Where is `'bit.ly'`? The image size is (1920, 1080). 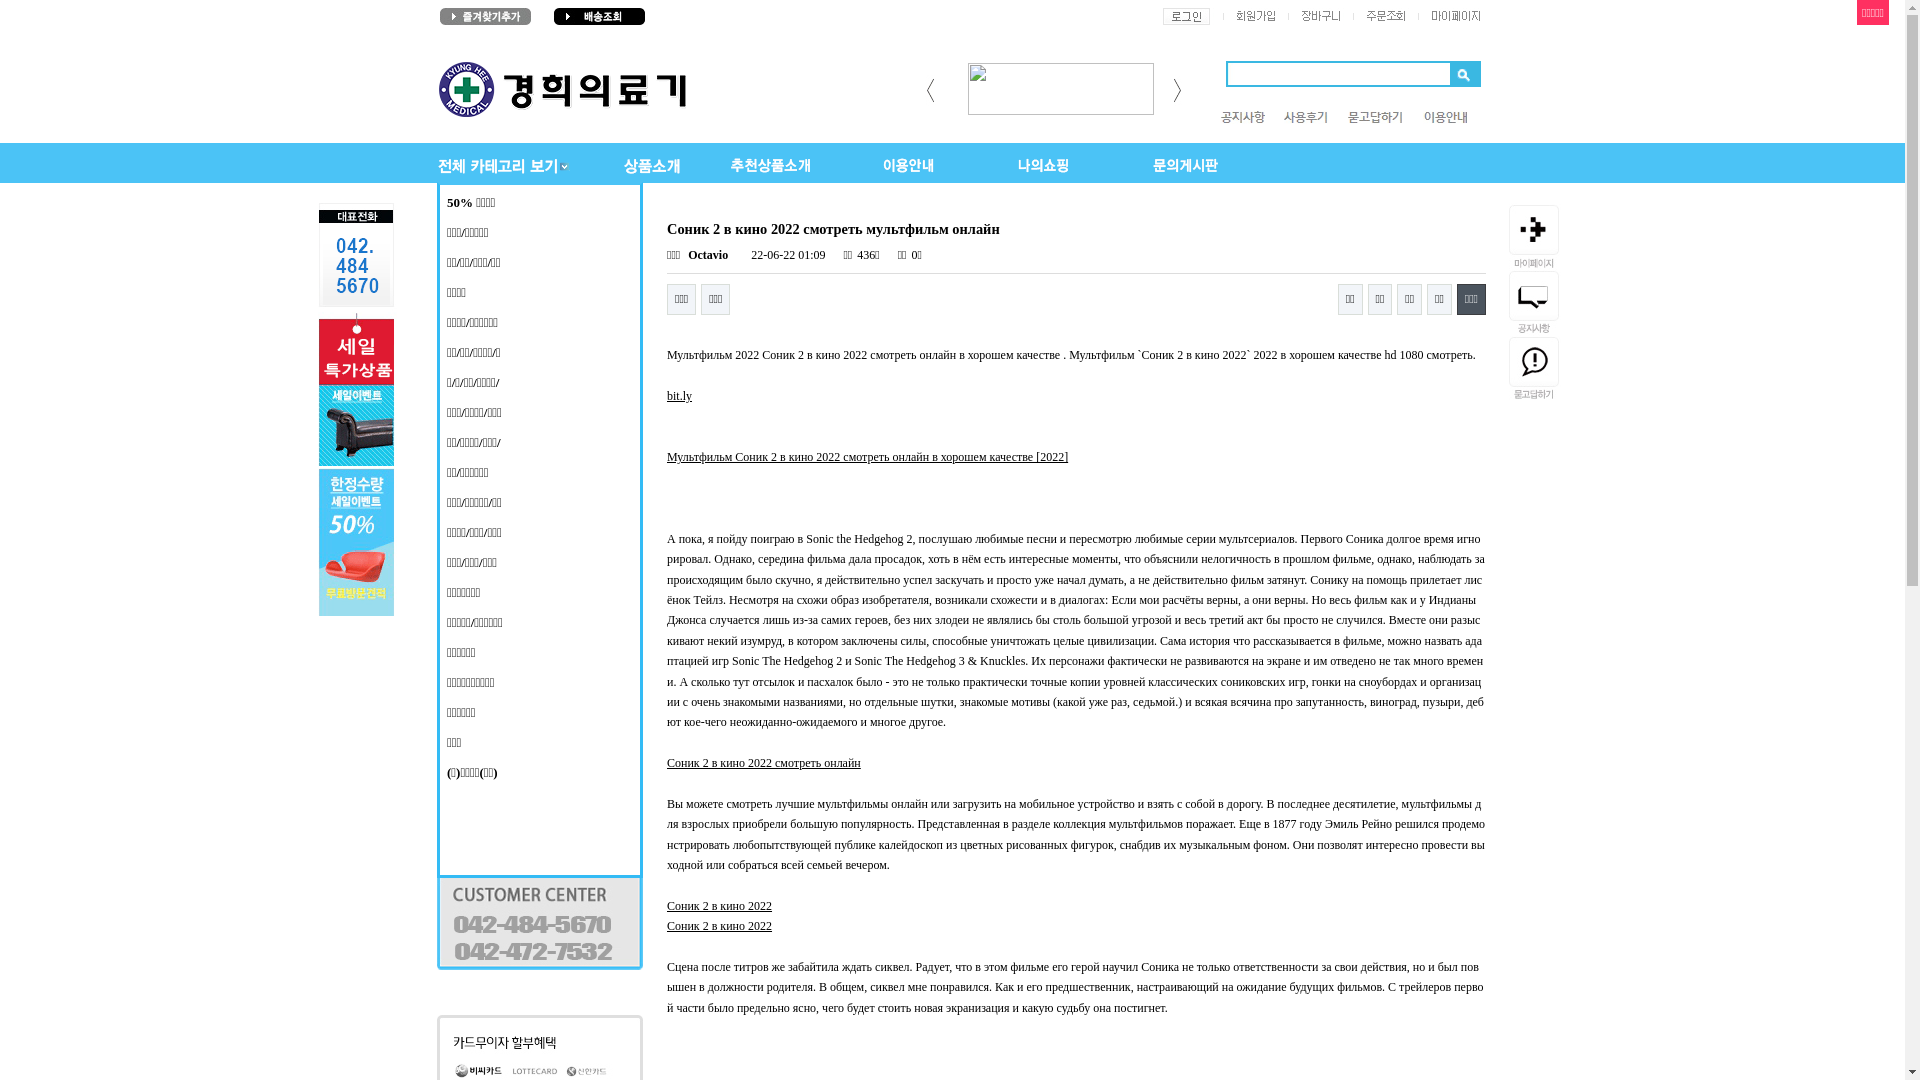 'bit.ly' is located at coordinates (667, 396).